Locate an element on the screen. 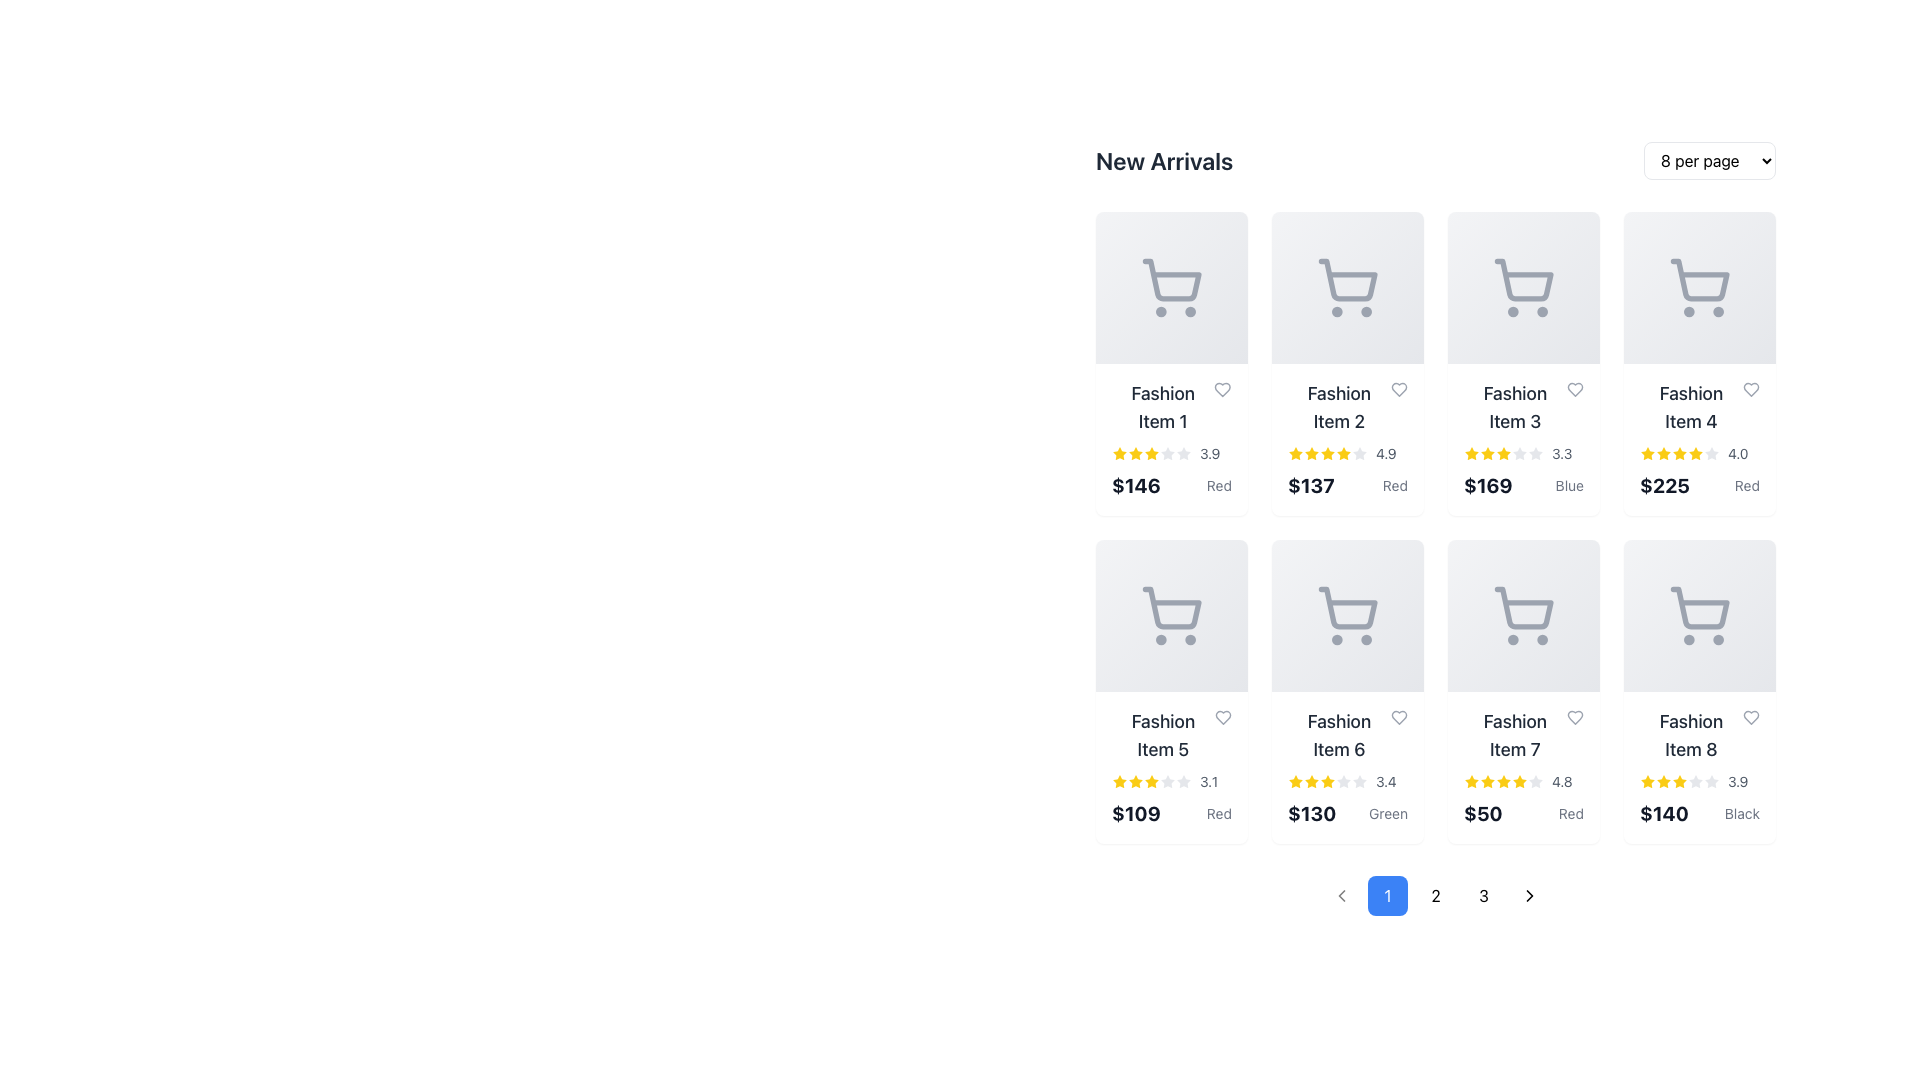 The image size is (1920, 1080). the text label that indicates the color attribute for the fourth product in the top row of the product grid, located to the right of the price '$225' is located at coordinates (1746, 486).